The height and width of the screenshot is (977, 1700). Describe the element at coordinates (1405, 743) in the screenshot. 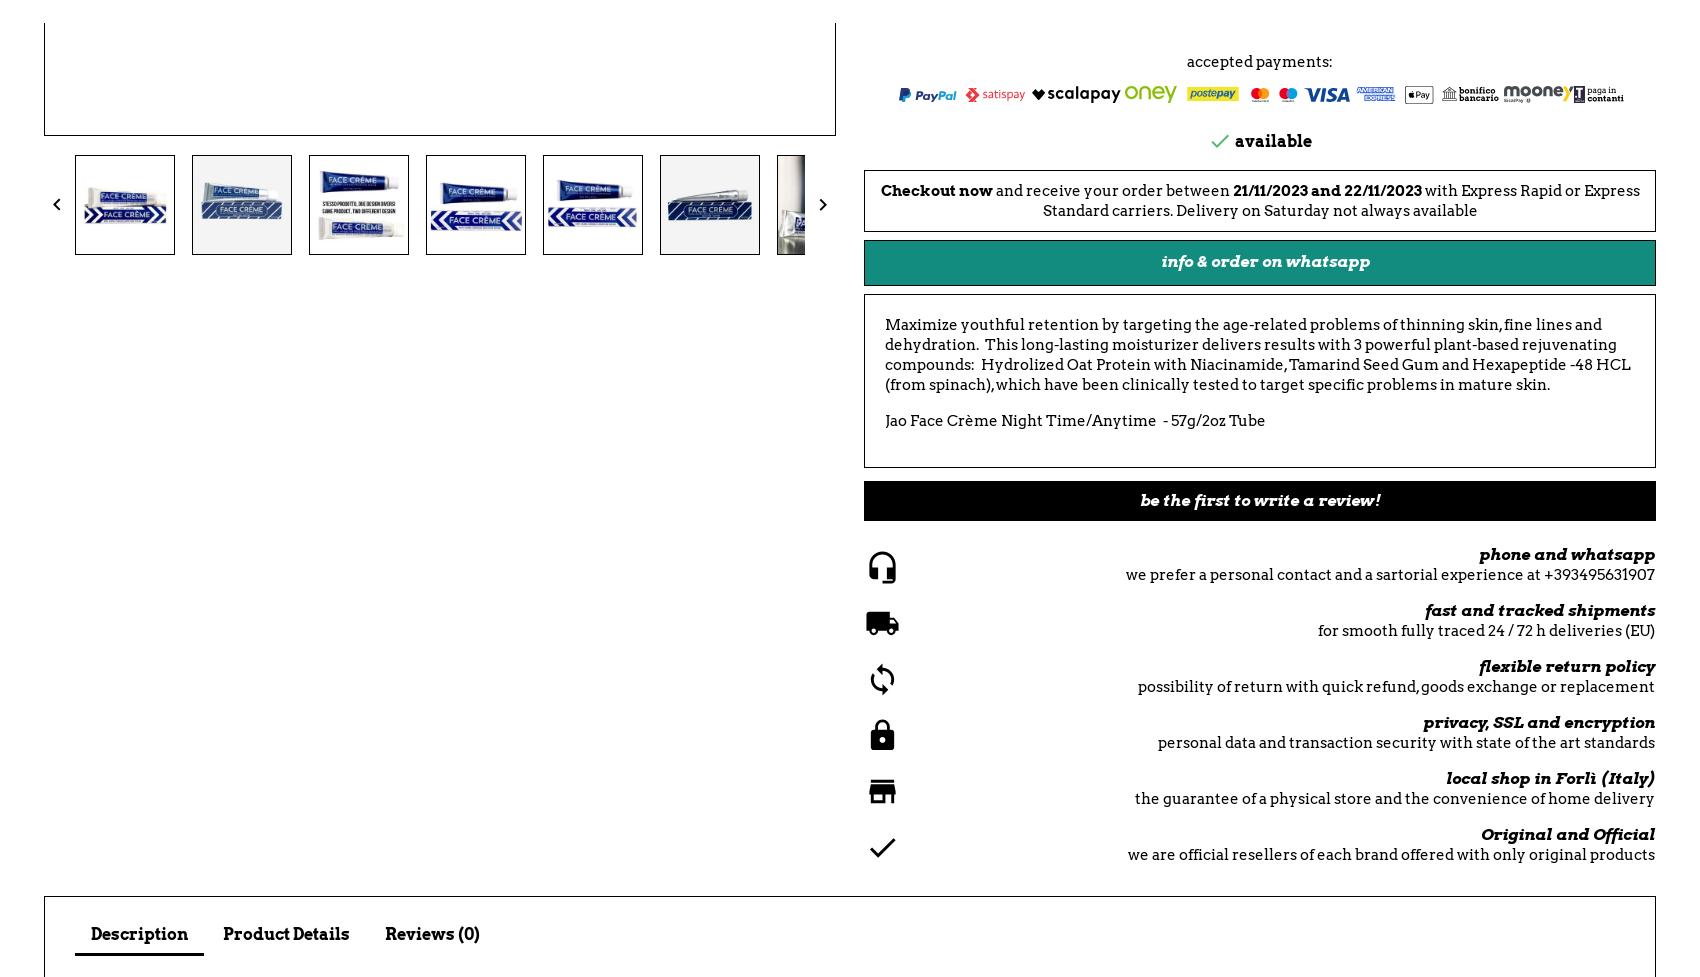

I see `'personal data and transaction security with state of the art standards'` at that location.